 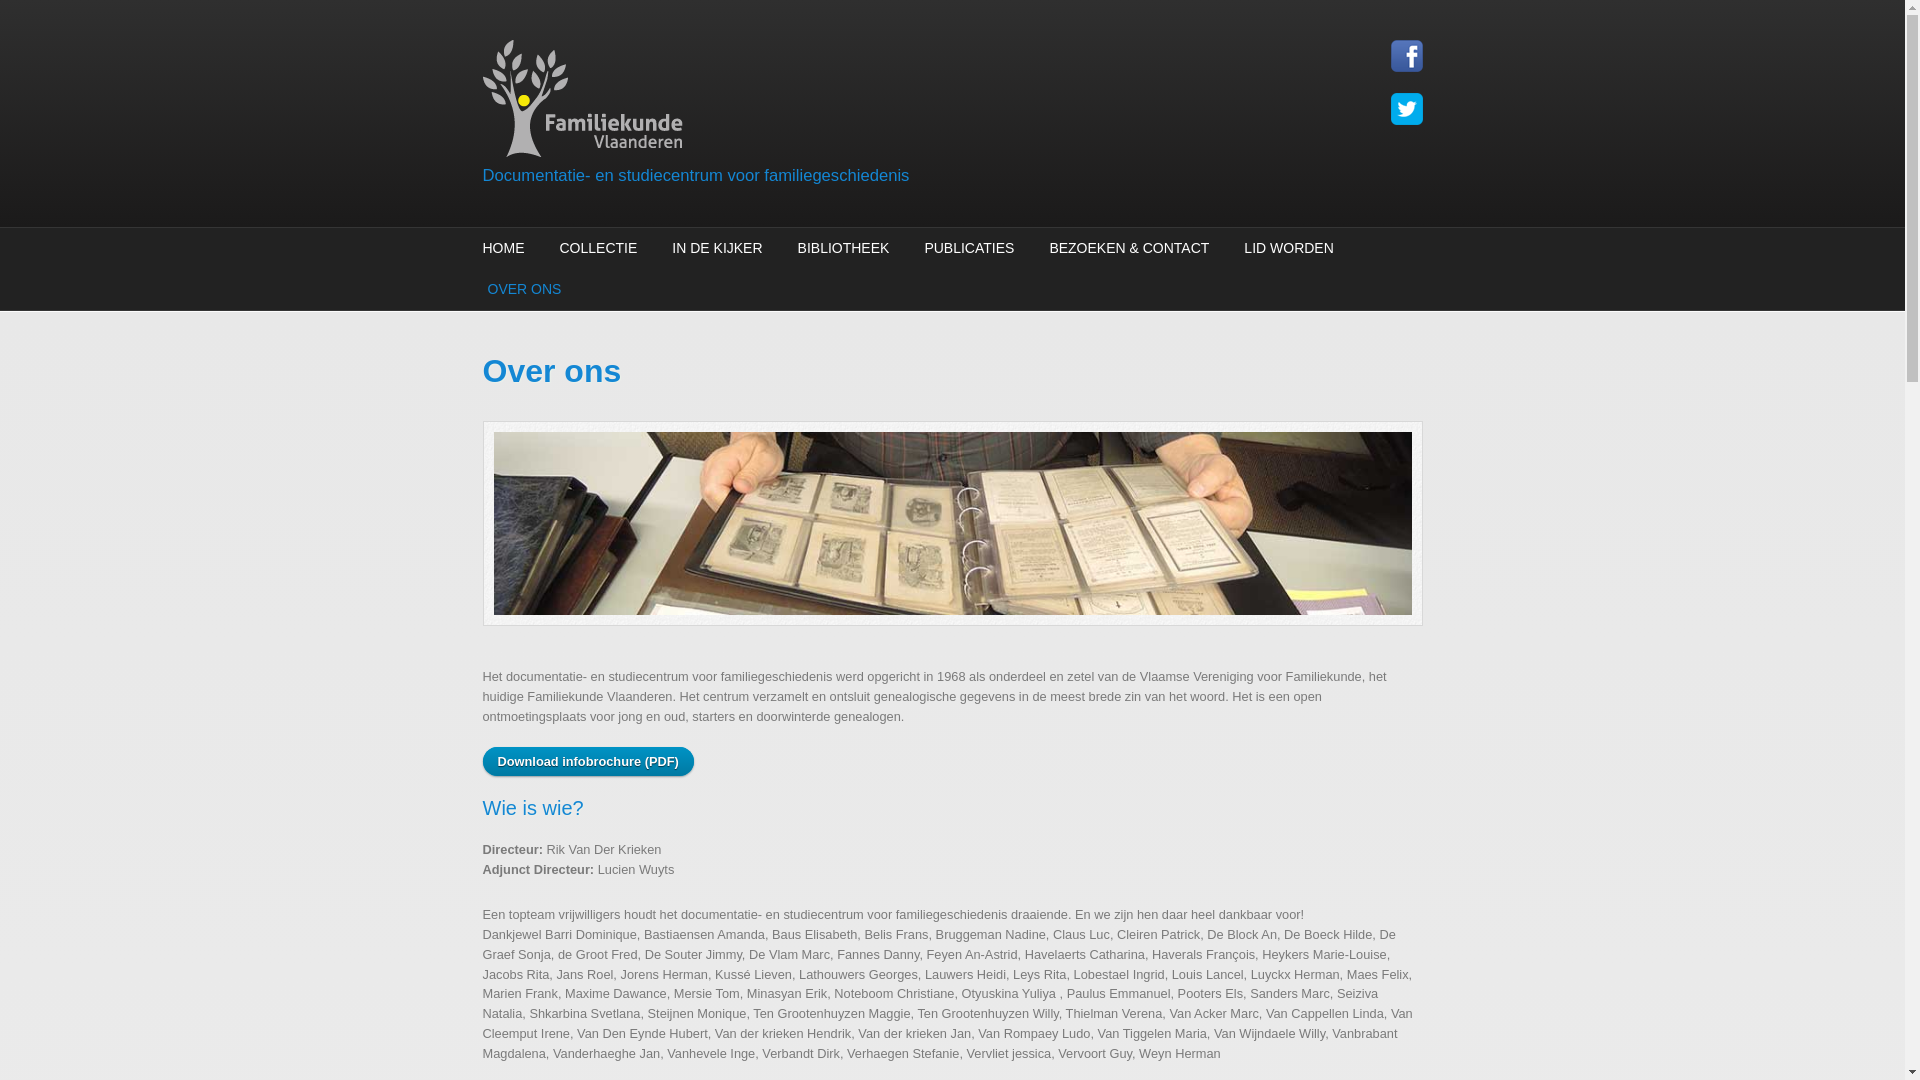 What do you see at coordinates (521, 289) in the screenshot?
I see `'OVER ONS'` at bounding box center [521, 289].